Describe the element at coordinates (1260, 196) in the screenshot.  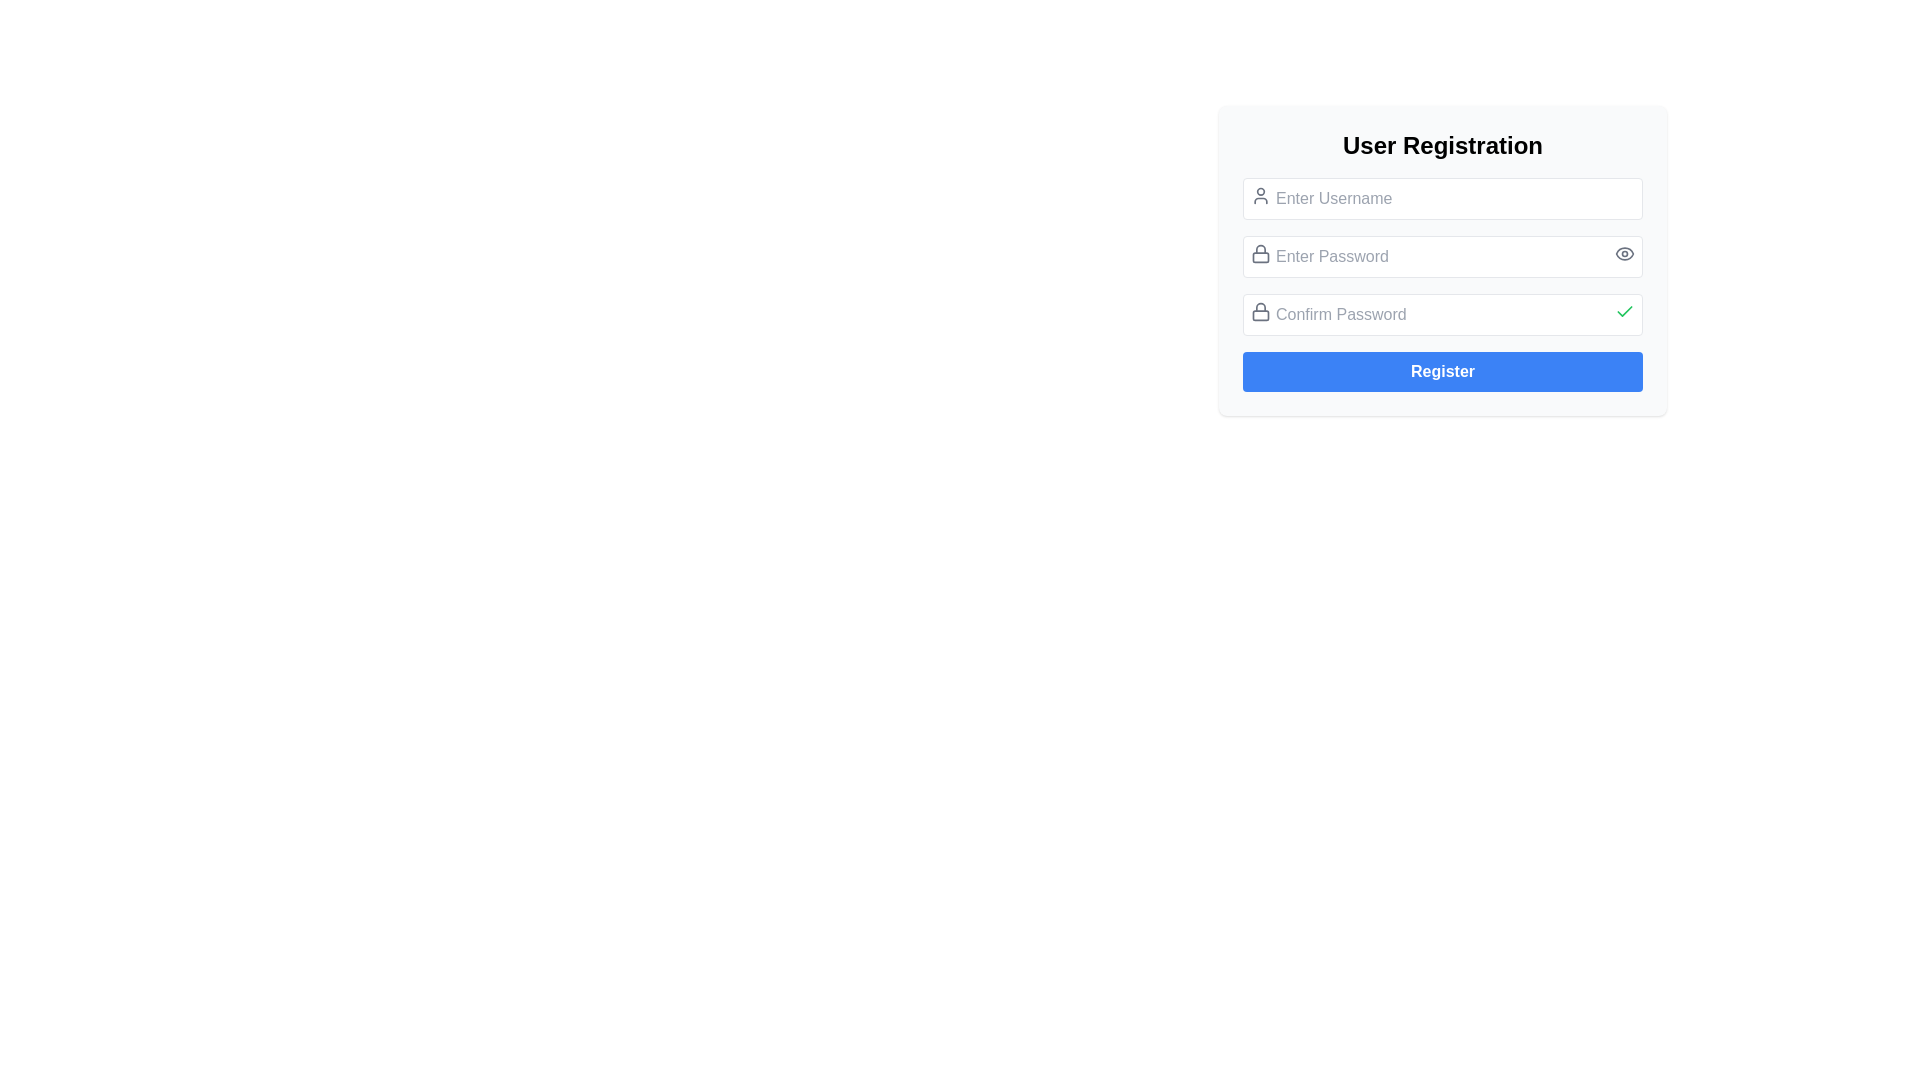
I see `the username input field icon located to the left of the username text field in the user registration form` at that location.